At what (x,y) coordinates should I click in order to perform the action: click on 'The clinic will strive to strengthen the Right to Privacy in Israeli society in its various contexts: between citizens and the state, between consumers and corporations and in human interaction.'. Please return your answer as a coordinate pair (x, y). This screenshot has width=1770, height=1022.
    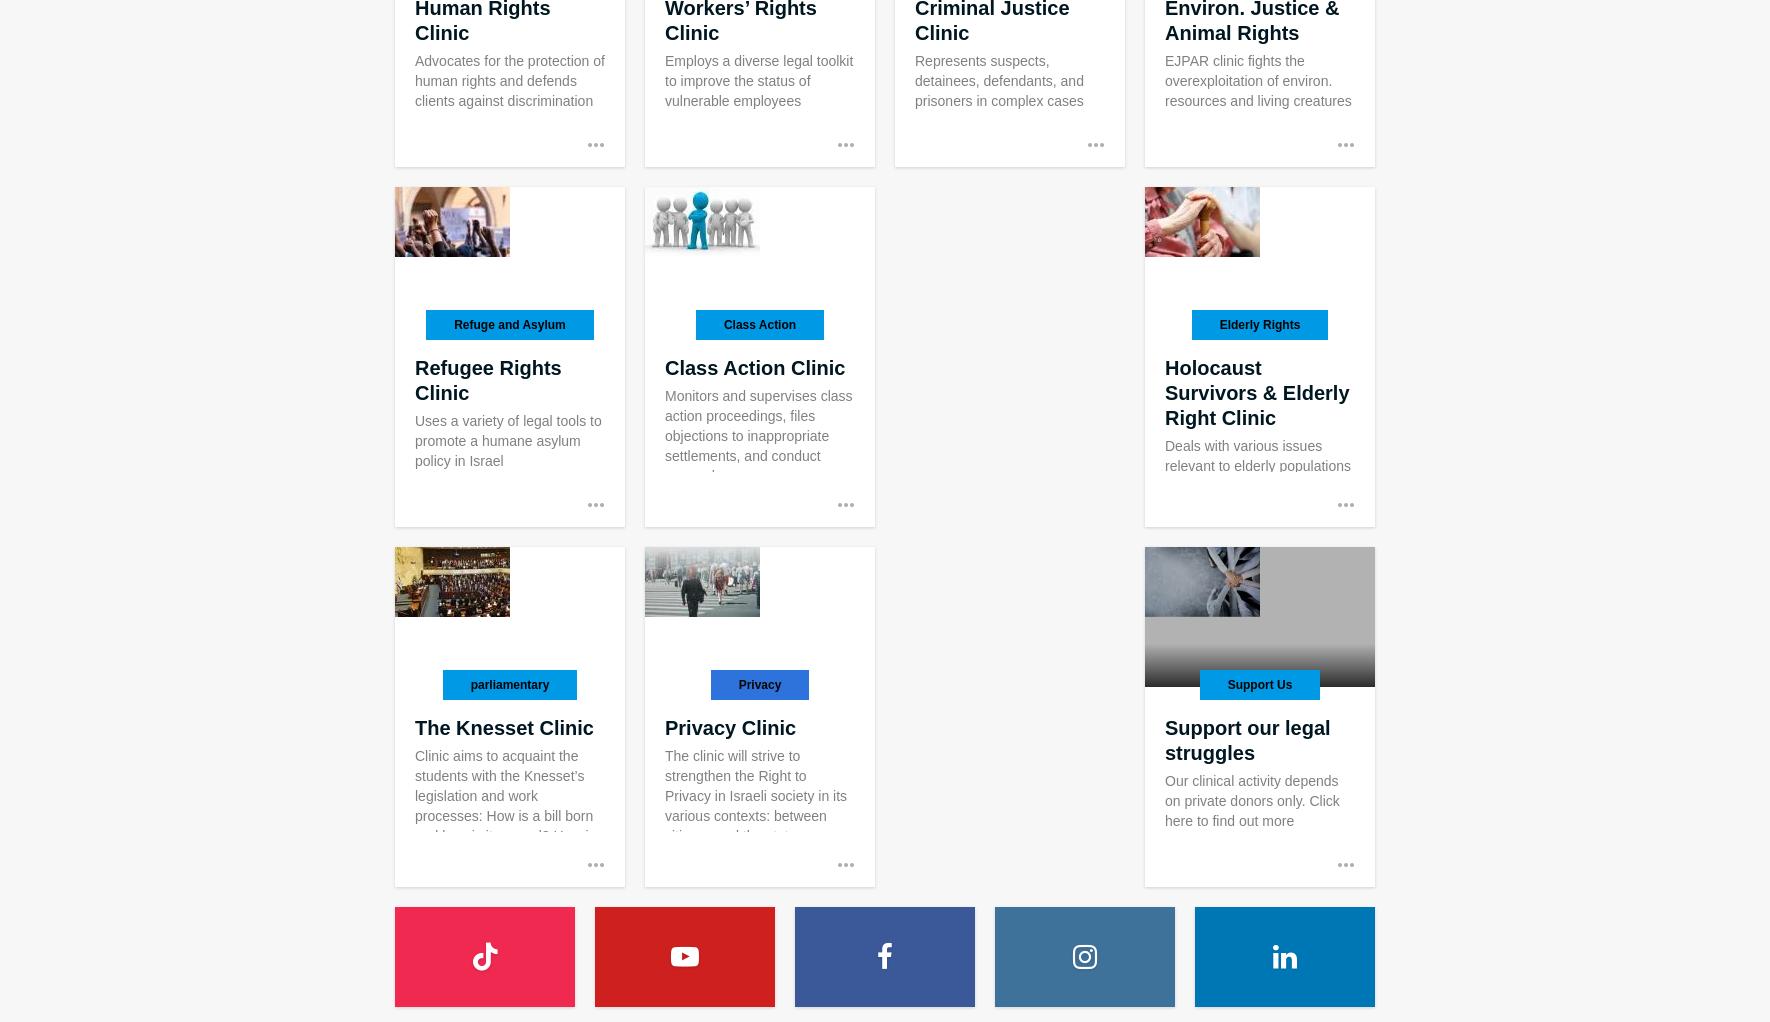
    Looking at the image, I should click on (663, 824).